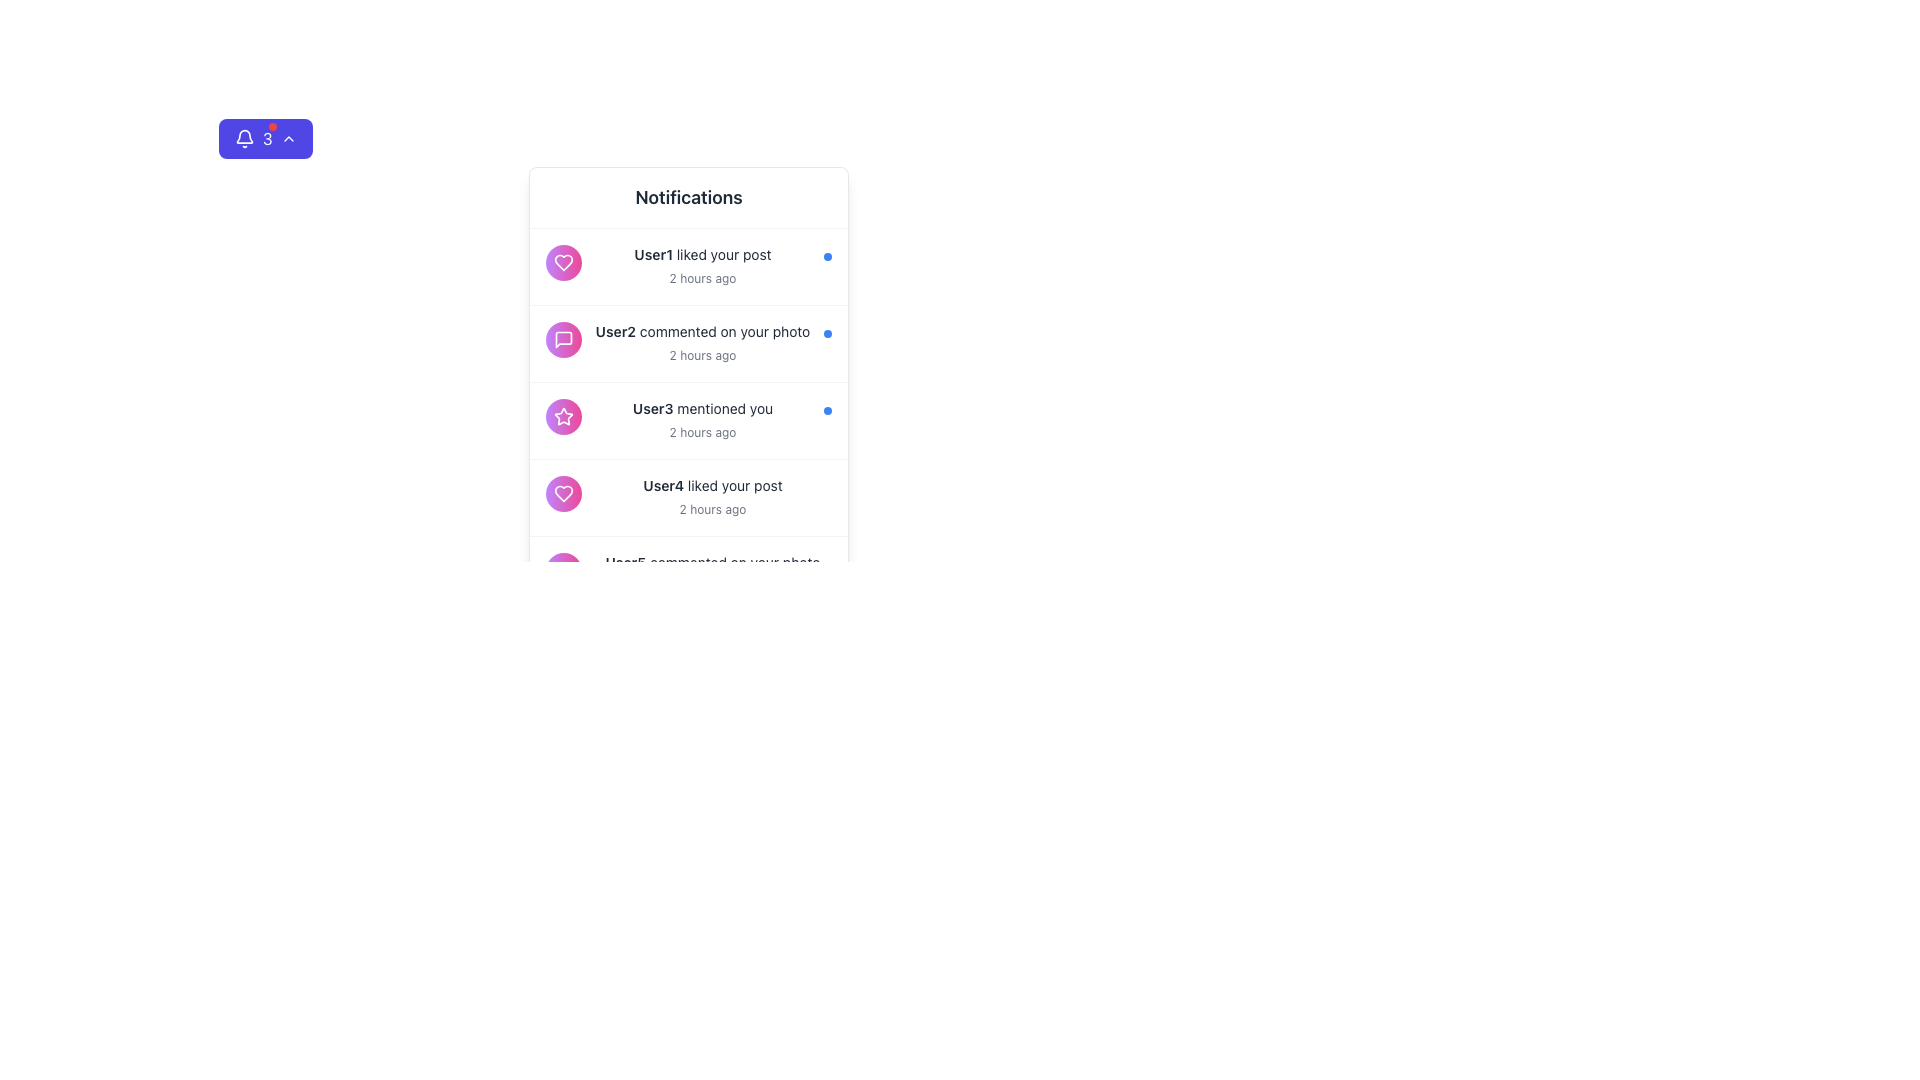  I want to click on the heart-shaped icon outlined in white, which is located in the notifications section, centered within its circular gradient background, so click(563, 493).